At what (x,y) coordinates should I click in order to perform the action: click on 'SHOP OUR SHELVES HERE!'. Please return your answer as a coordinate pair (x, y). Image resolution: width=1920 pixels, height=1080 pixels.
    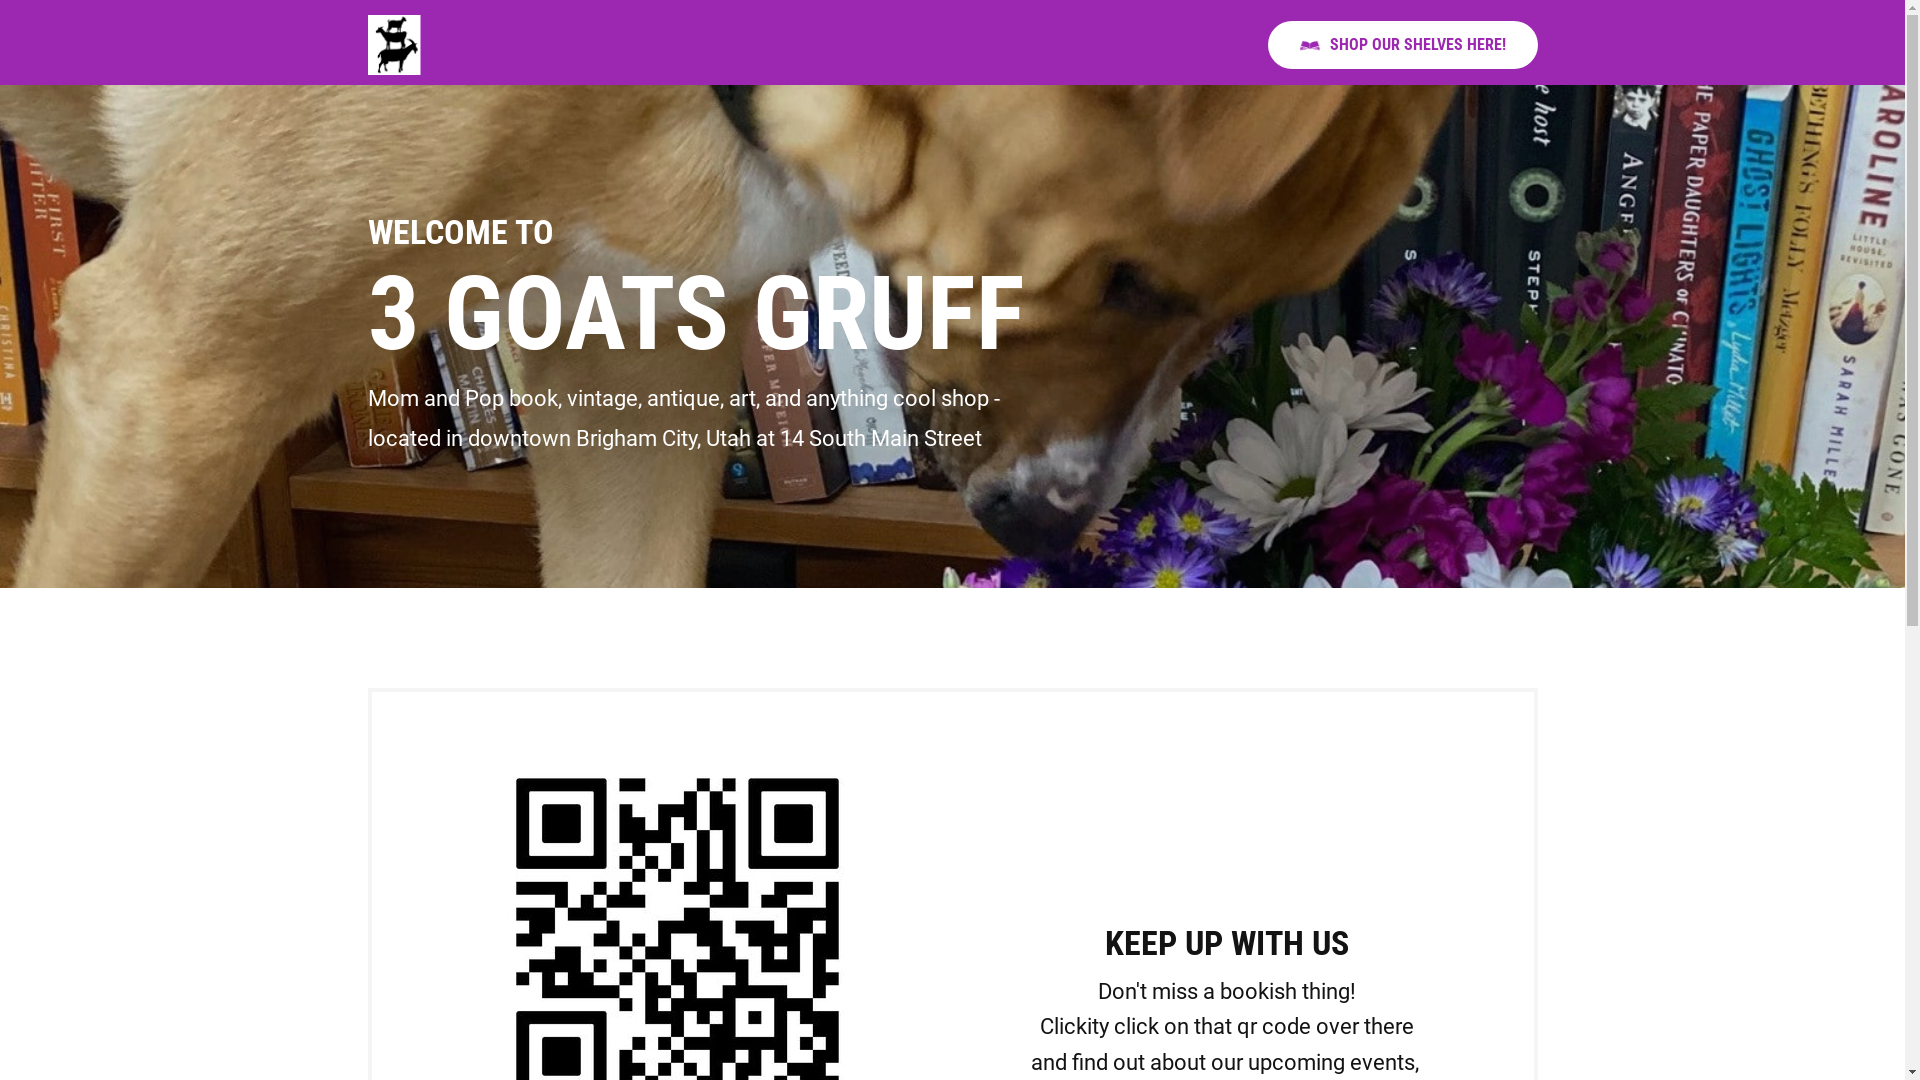
    Looking at the image, I should click on (1401, 44).